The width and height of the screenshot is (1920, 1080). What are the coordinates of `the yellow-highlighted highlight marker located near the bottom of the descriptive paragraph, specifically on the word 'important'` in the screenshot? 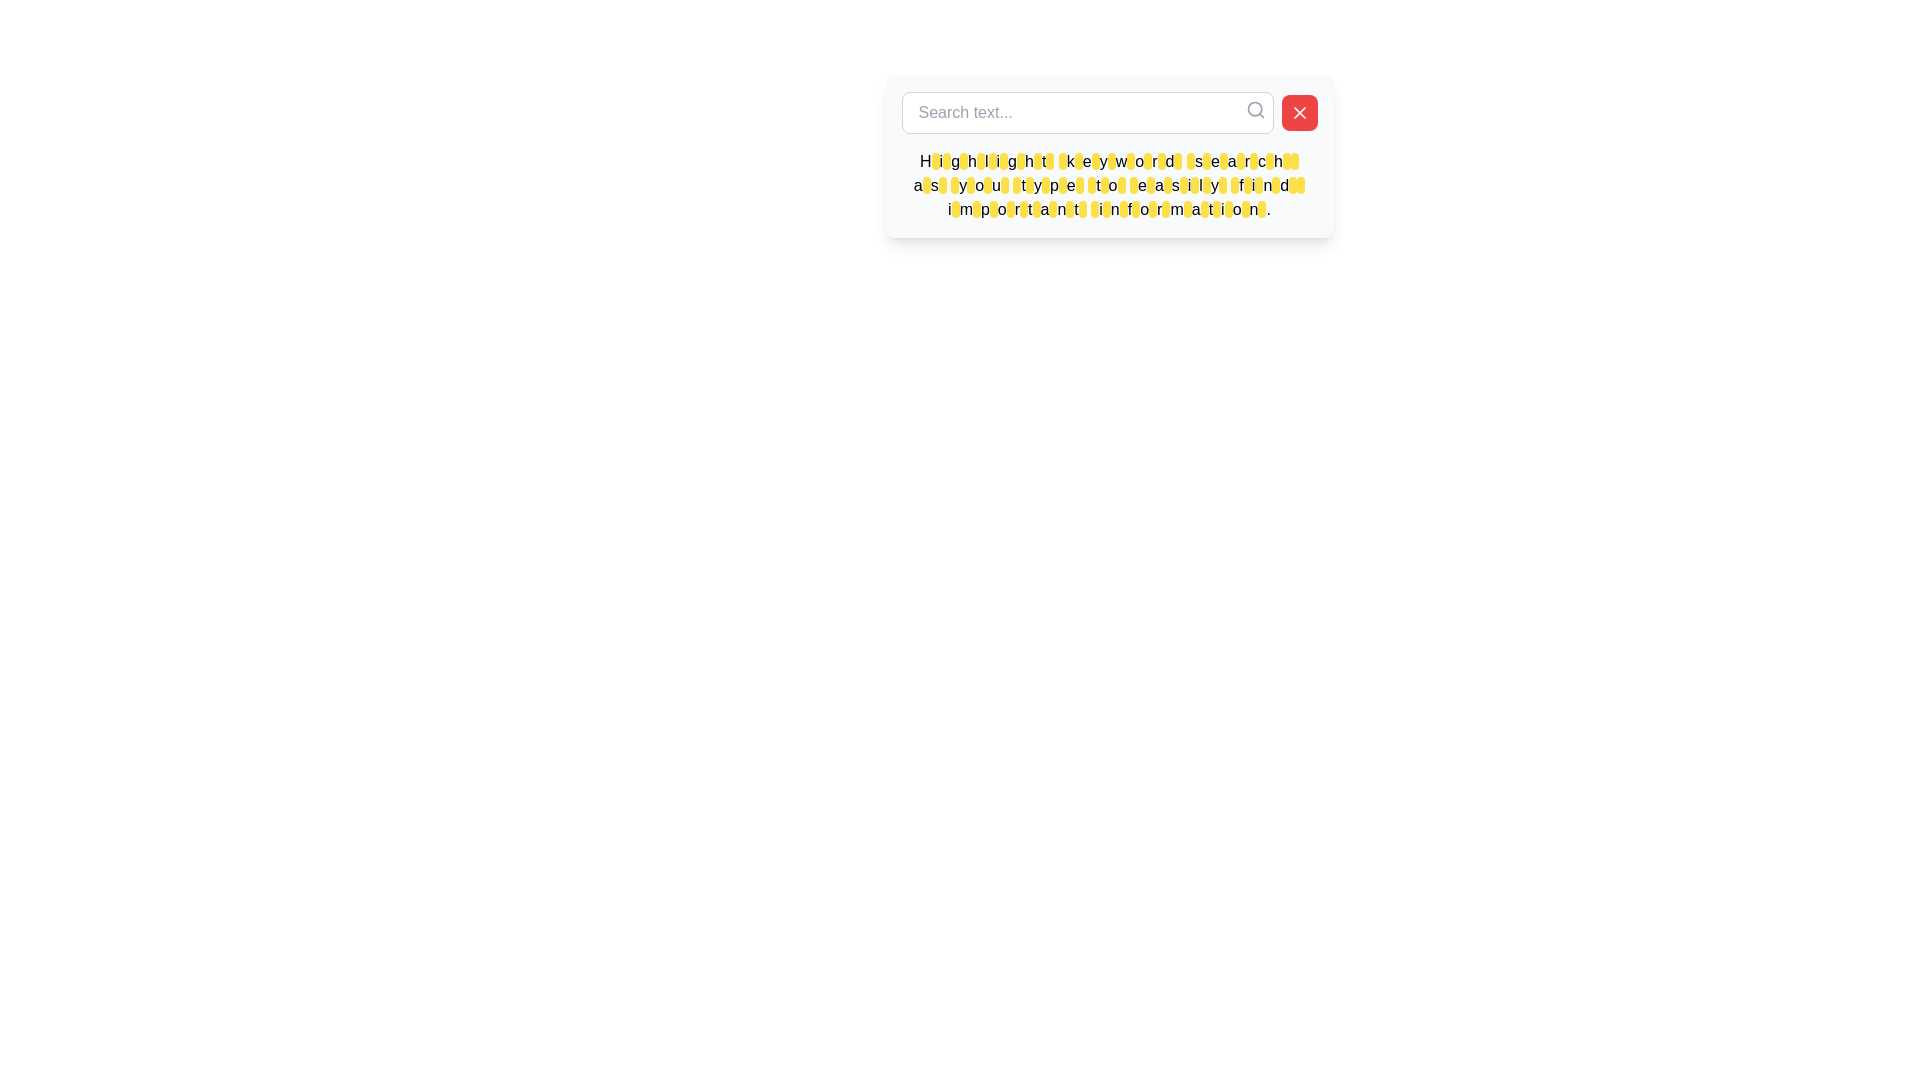 It's located at (1052, 209).